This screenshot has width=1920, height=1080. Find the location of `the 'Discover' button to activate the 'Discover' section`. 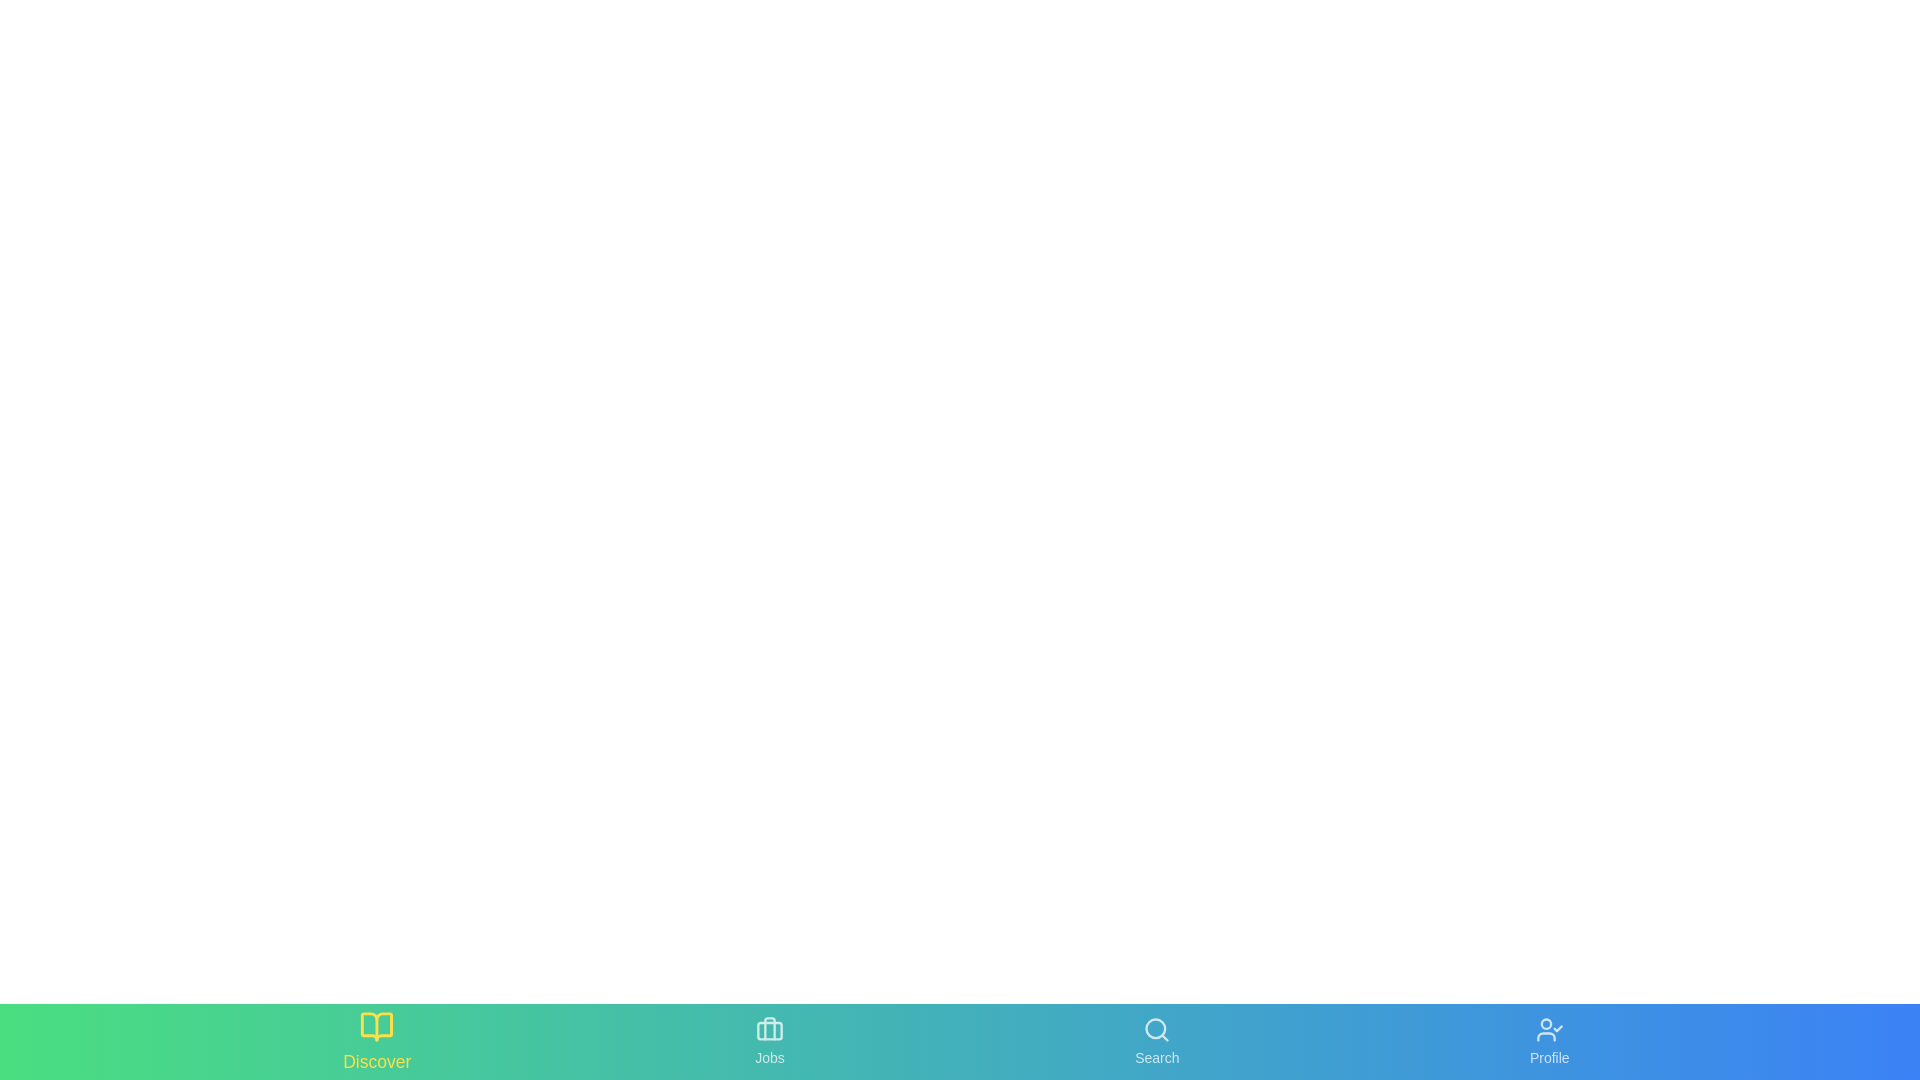

the 'Discover' button to activate the 'Discover' section is located at coordinates (377, 1040).